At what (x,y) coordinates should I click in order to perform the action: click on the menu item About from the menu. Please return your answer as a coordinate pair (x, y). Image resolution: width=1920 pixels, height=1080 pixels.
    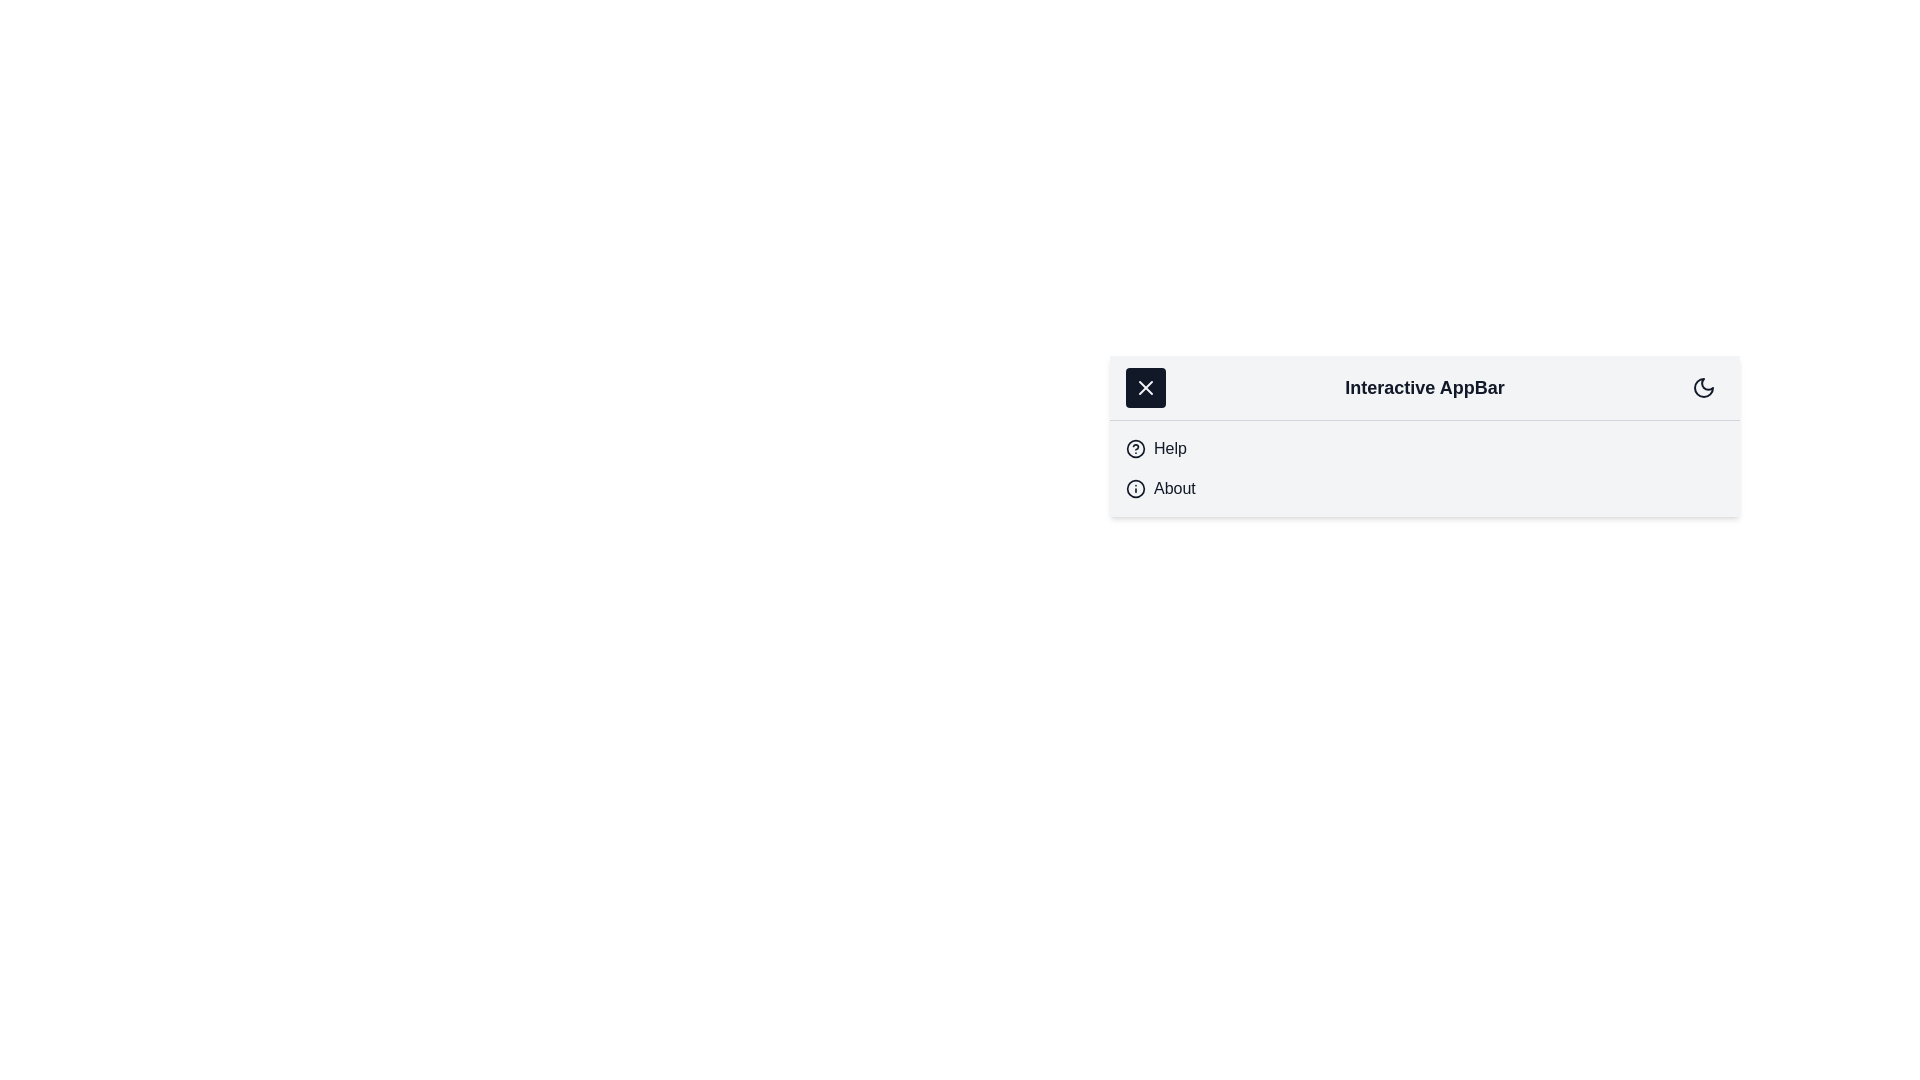
    Looking at the image, I should click on (1174, 489).